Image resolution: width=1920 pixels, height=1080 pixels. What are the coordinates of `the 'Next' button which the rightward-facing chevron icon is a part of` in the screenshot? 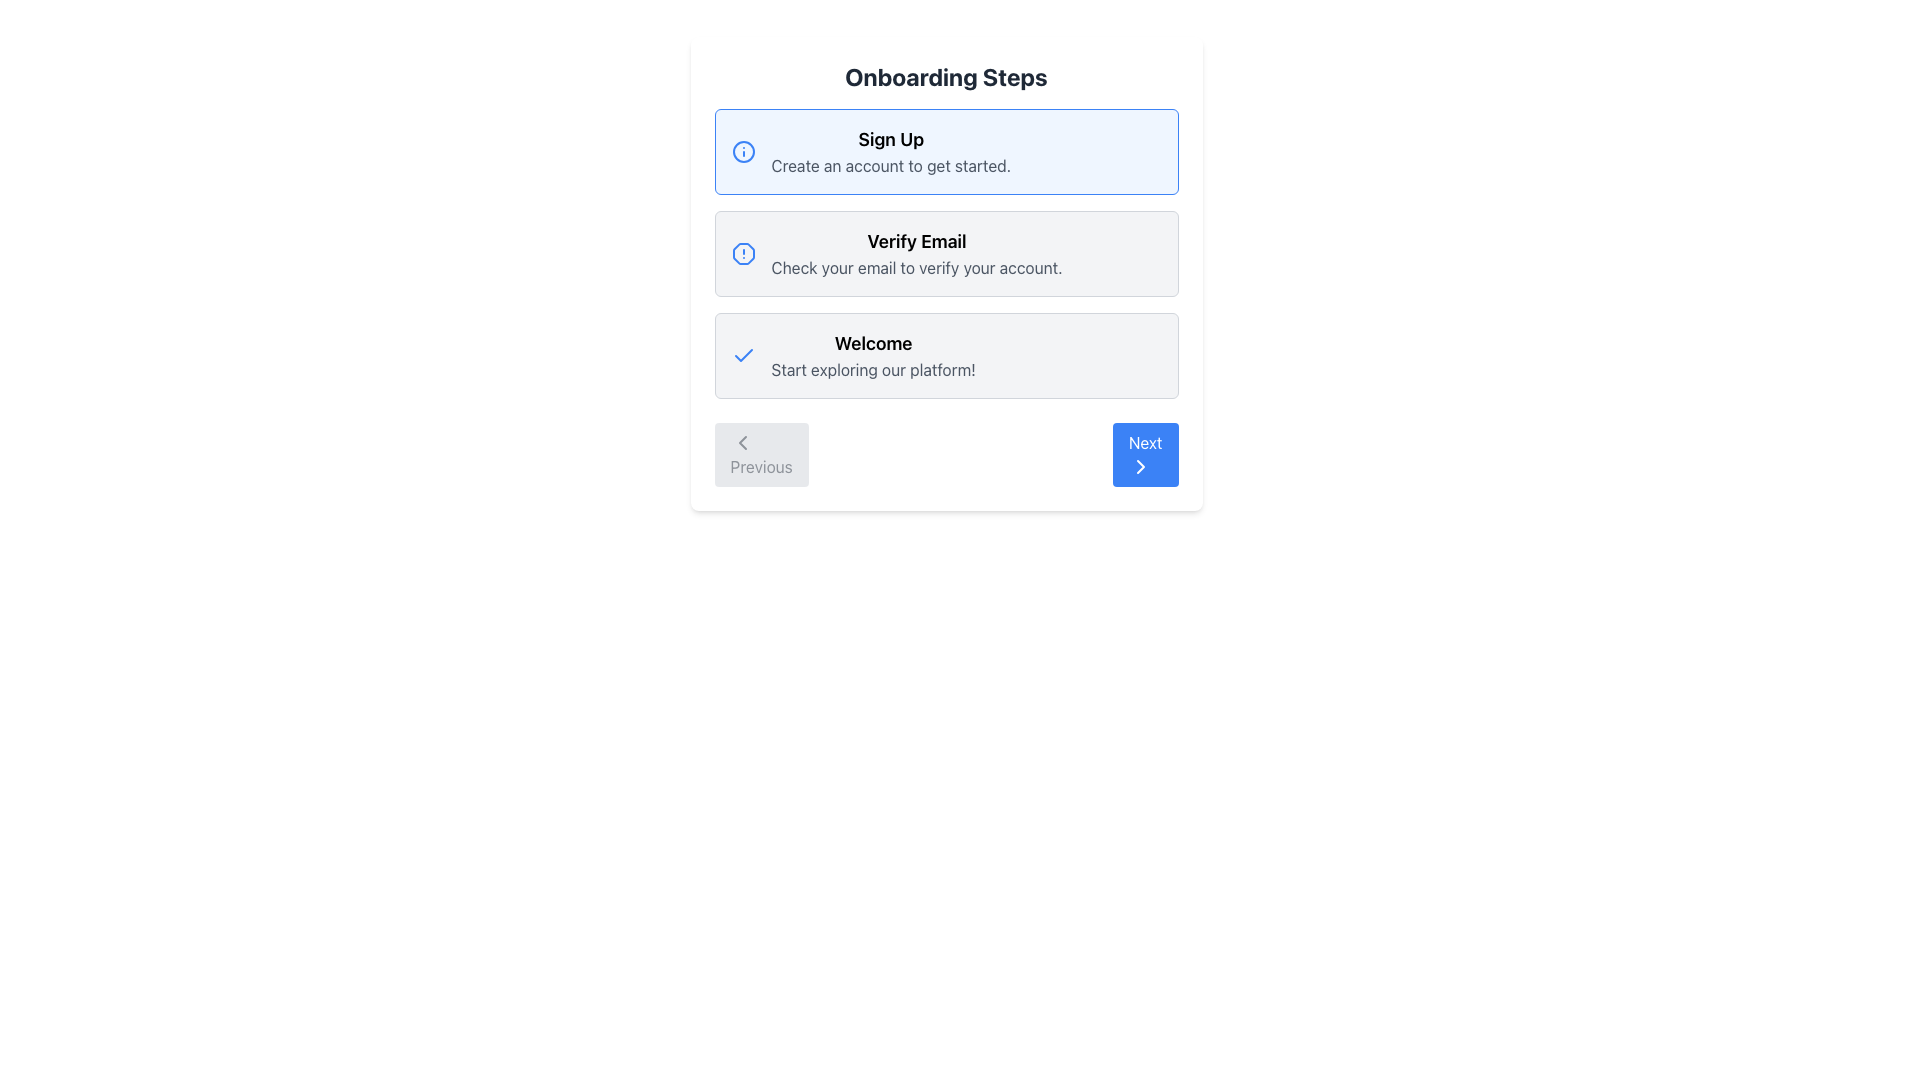 It's located at (1140, 466).